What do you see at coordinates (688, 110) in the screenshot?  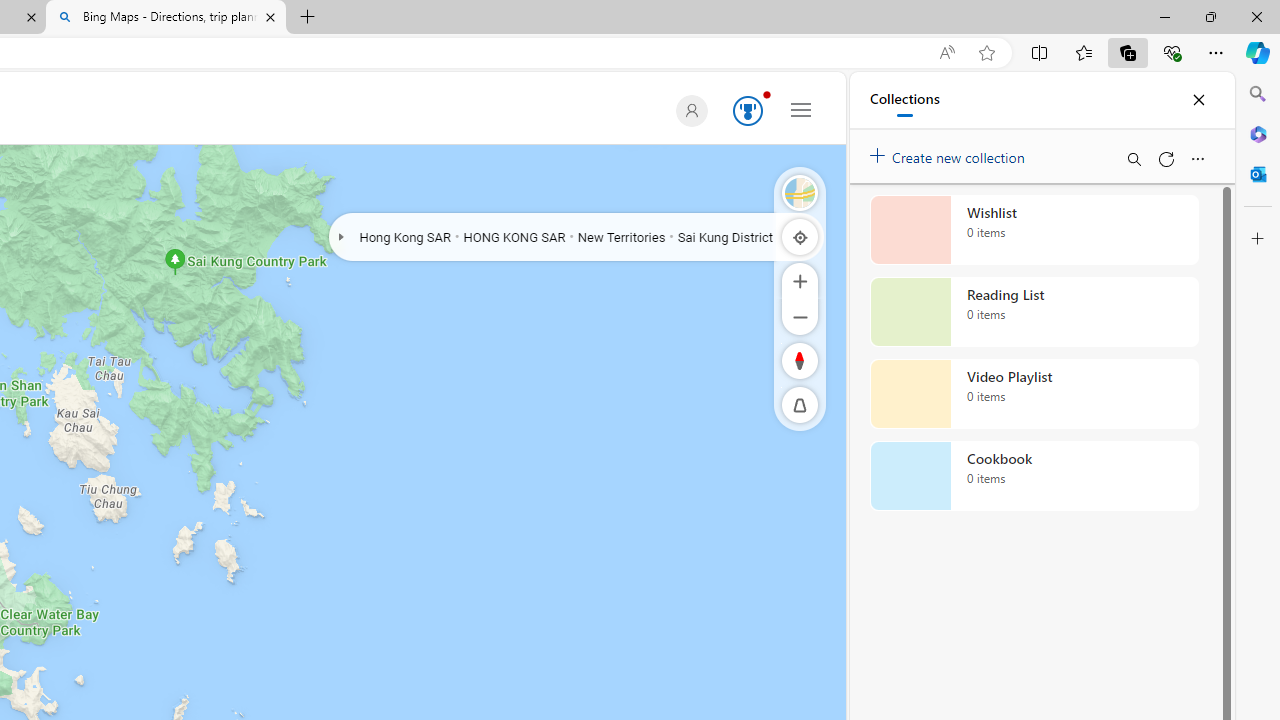 I see `'Default Profile Picture'` at bounding box center [688, 110].